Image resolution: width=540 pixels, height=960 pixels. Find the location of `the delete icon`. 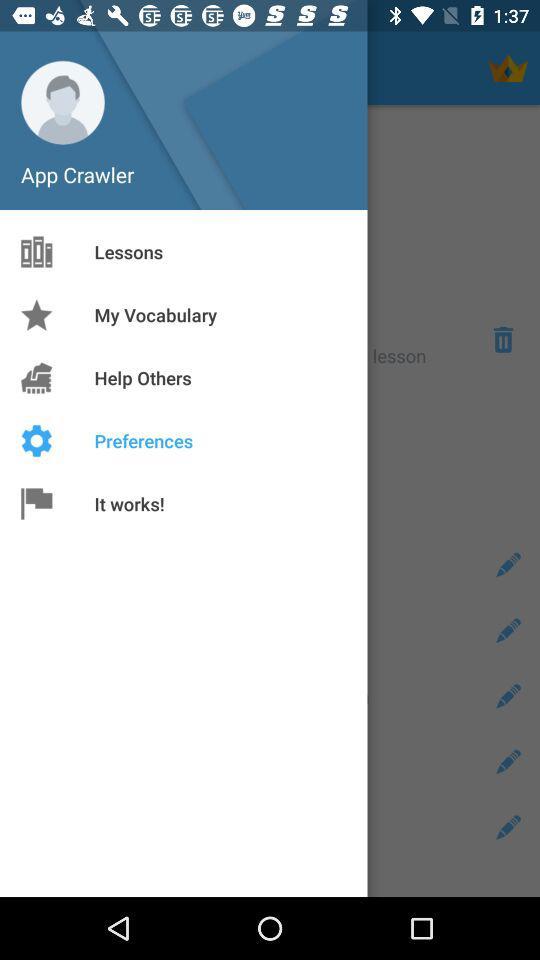

the delete icon is located at coordinates (502, 339).